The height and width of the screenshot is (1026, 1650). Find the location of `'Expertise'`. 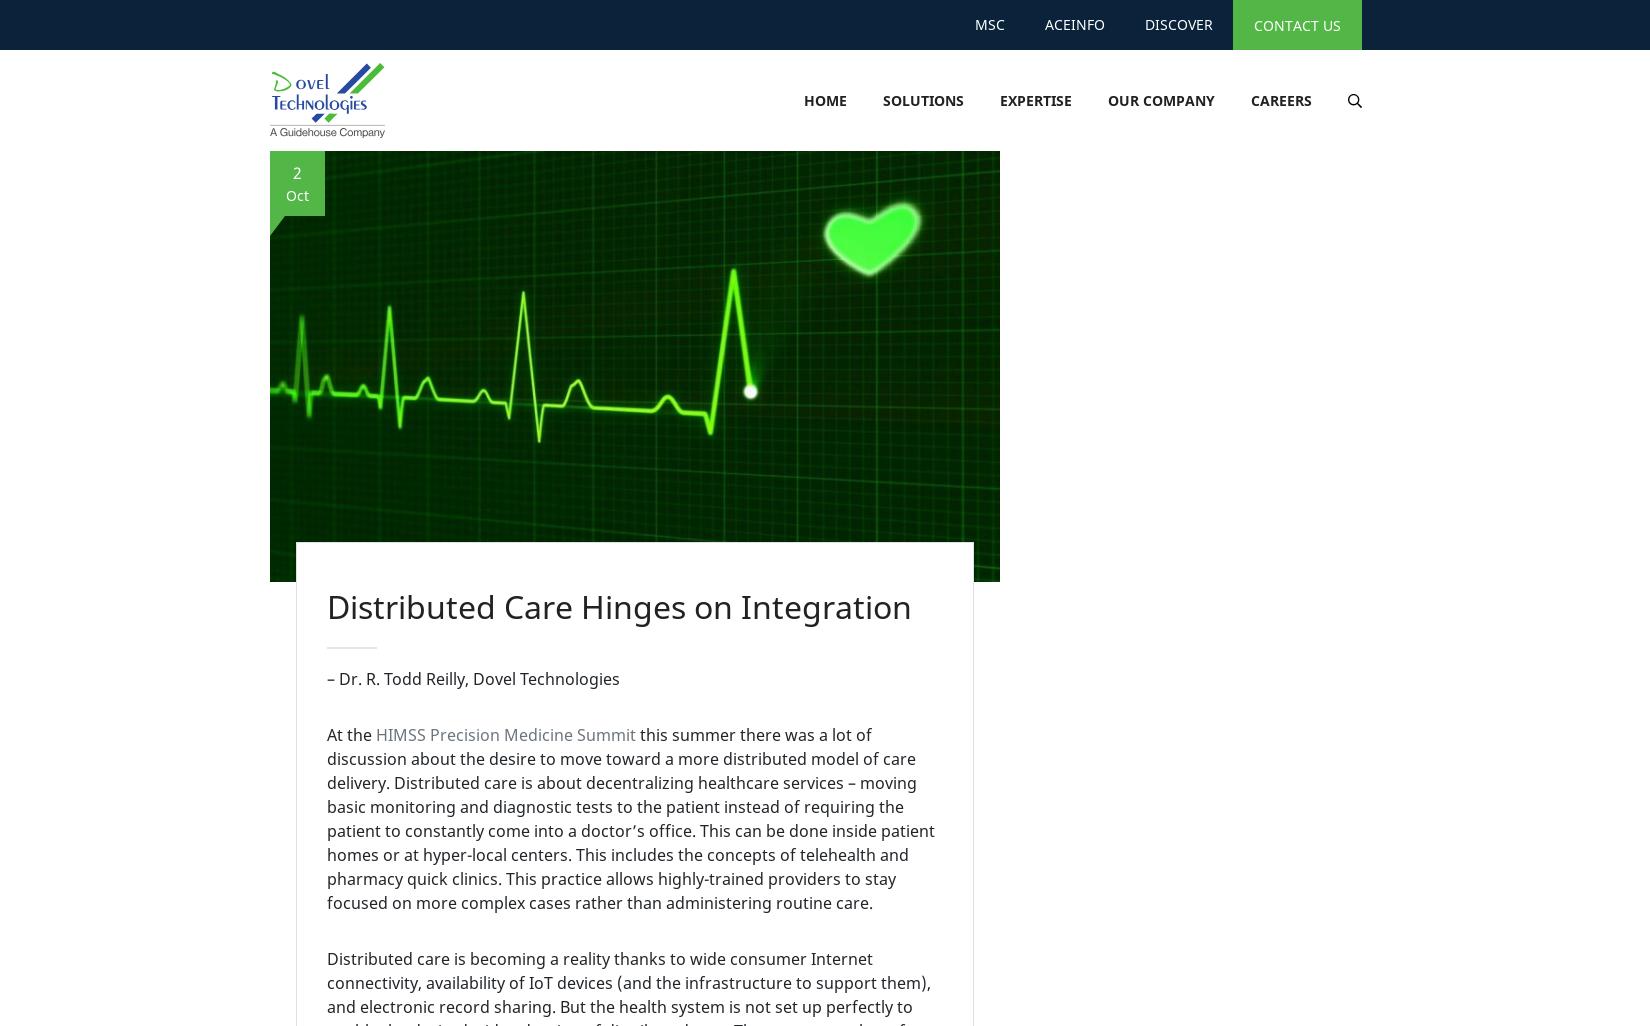

'Expertise' is located at coordinates (1036, 99).